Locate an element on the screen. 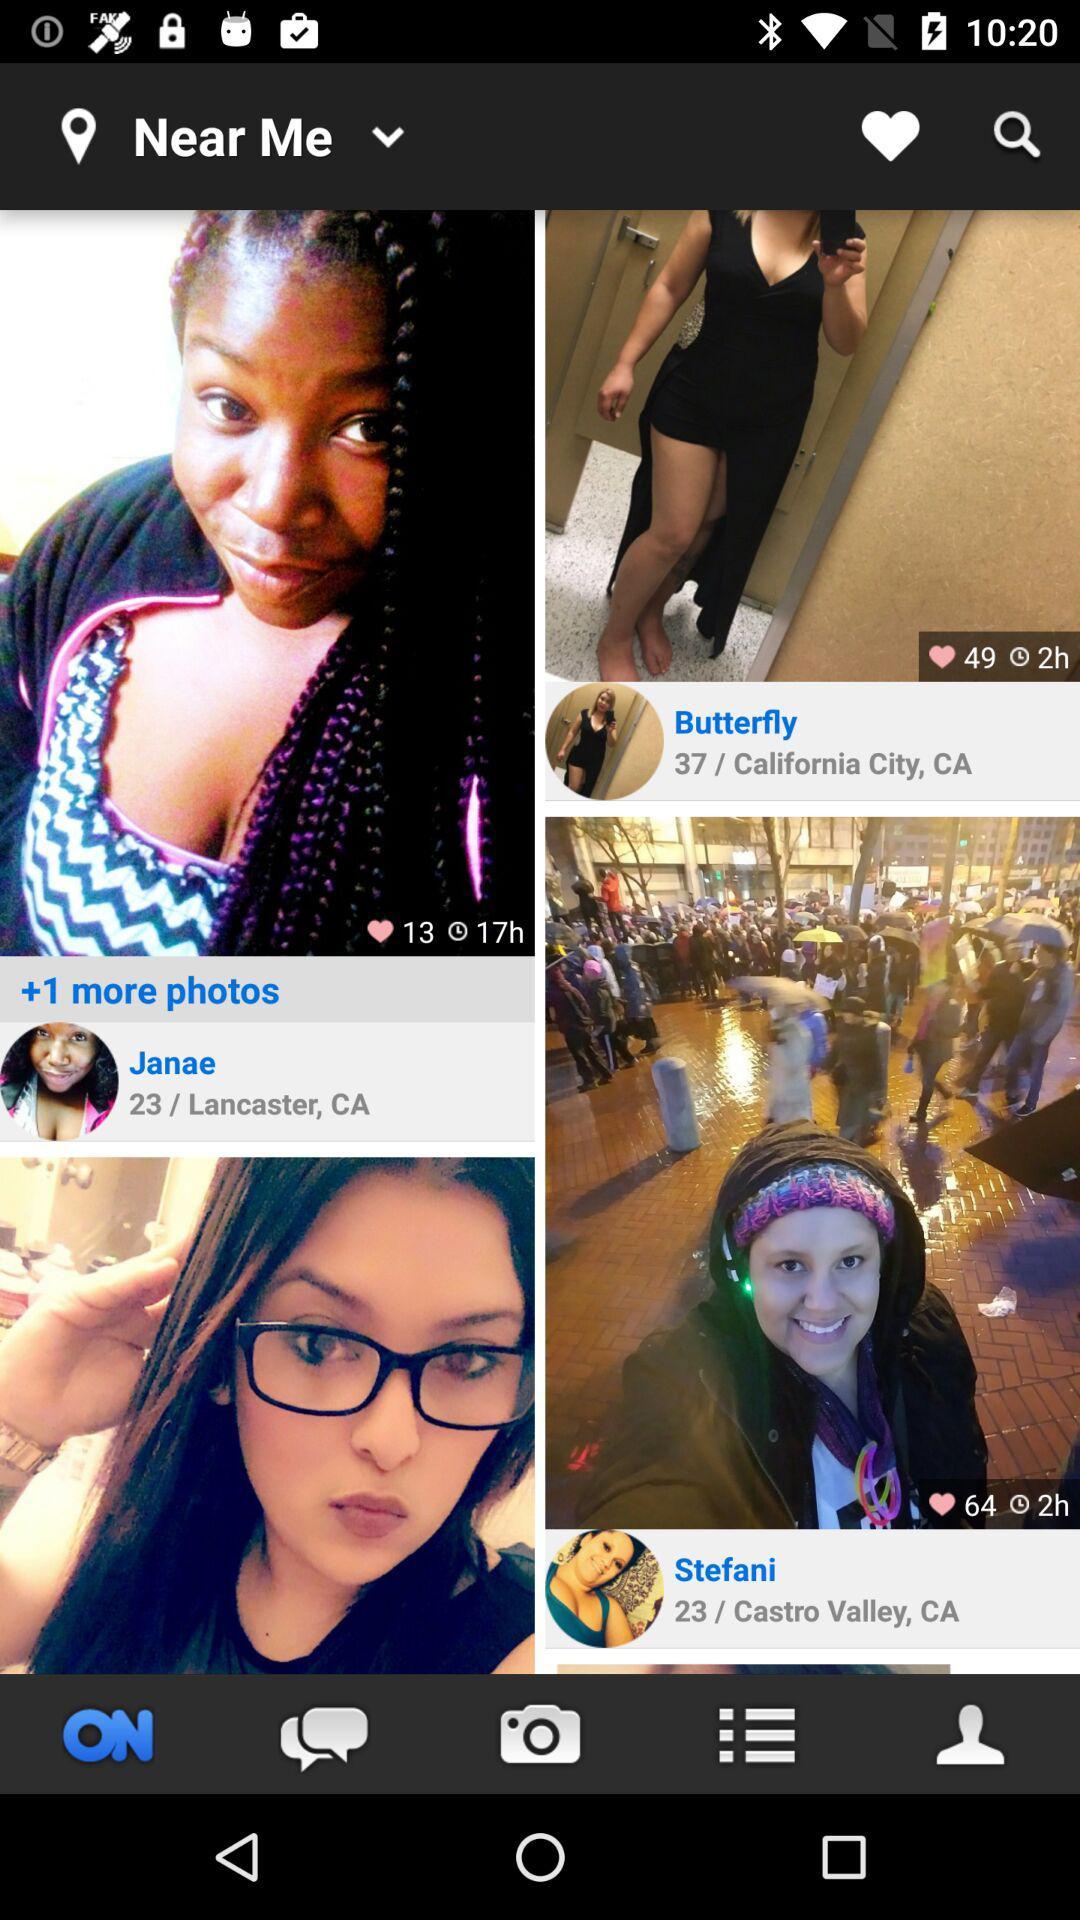  picture is located at coordinates (266, 1414).